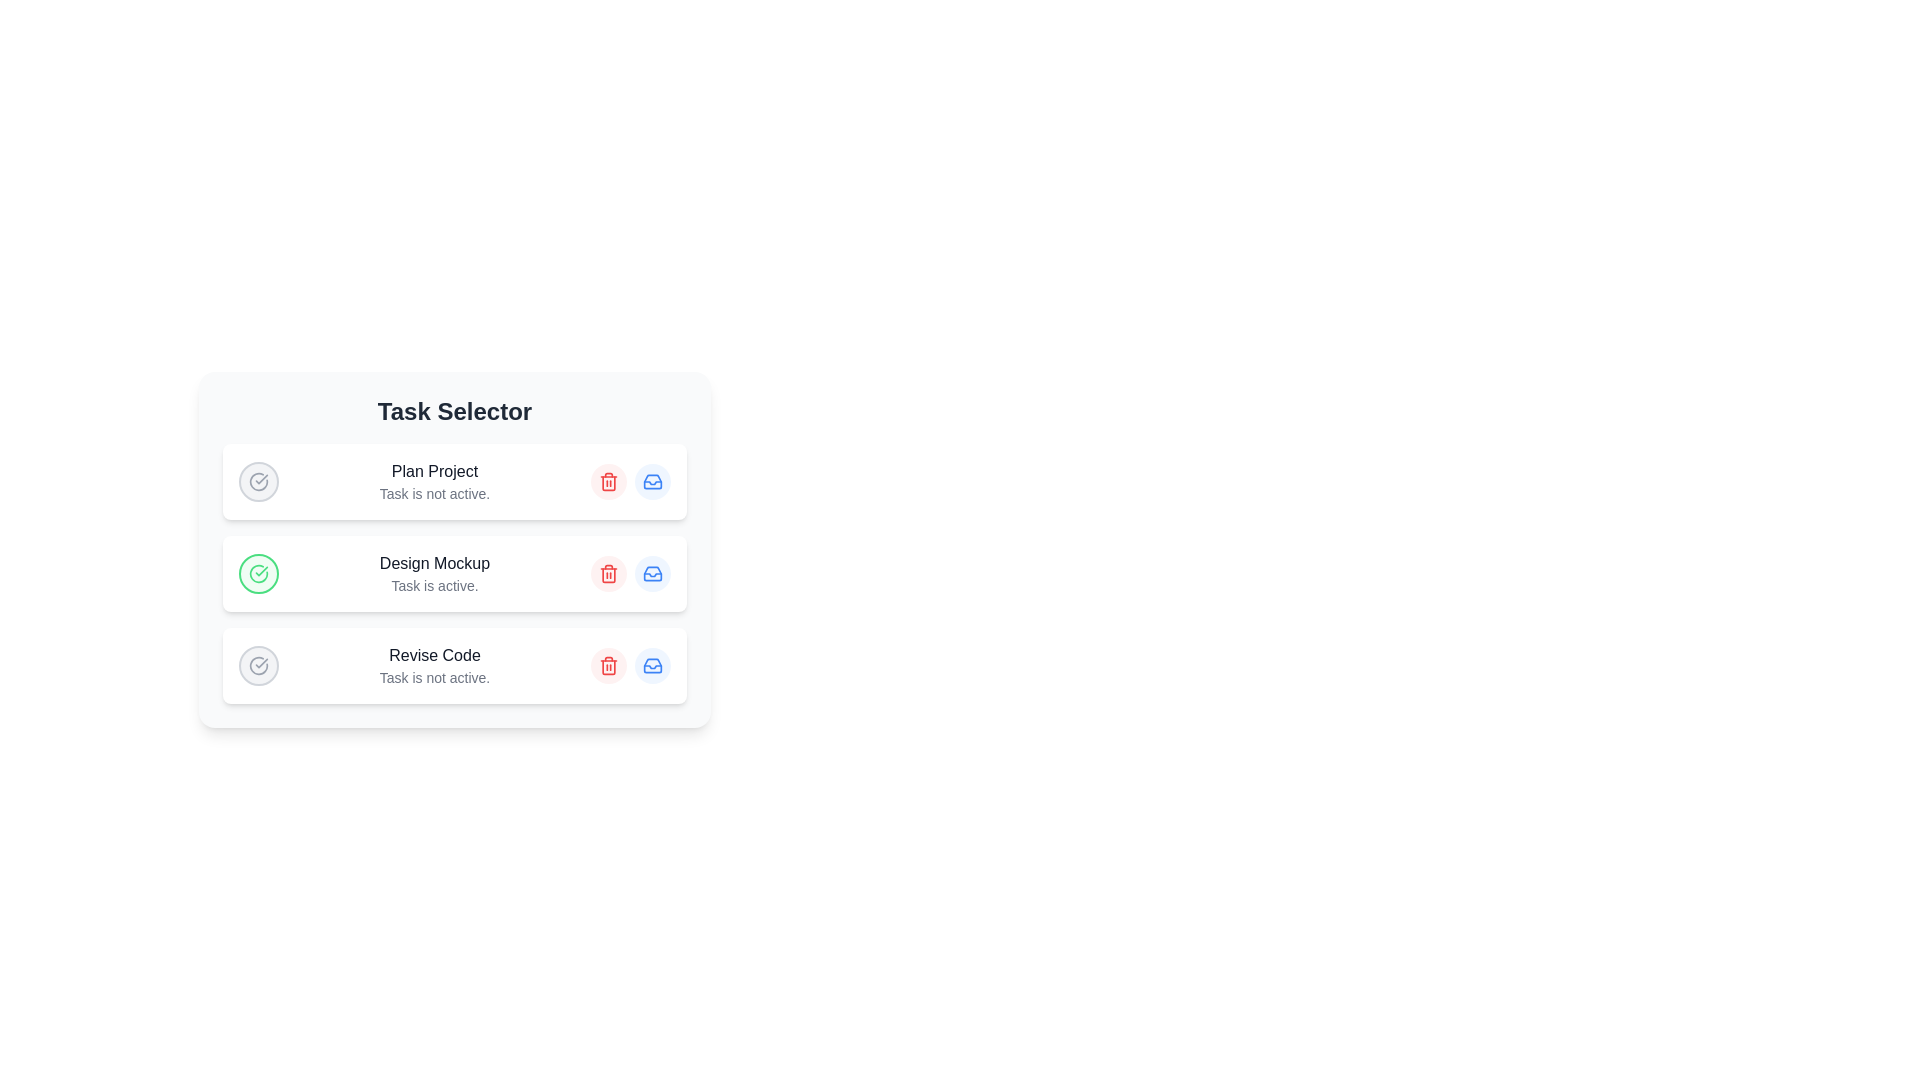  Describe the element at coordinates (434, 585) in the screenshot. I see `the text label displaying 'Task is active.' located below 'Design Mockup' in the second card of the 'Task Selector' interface` at that location.